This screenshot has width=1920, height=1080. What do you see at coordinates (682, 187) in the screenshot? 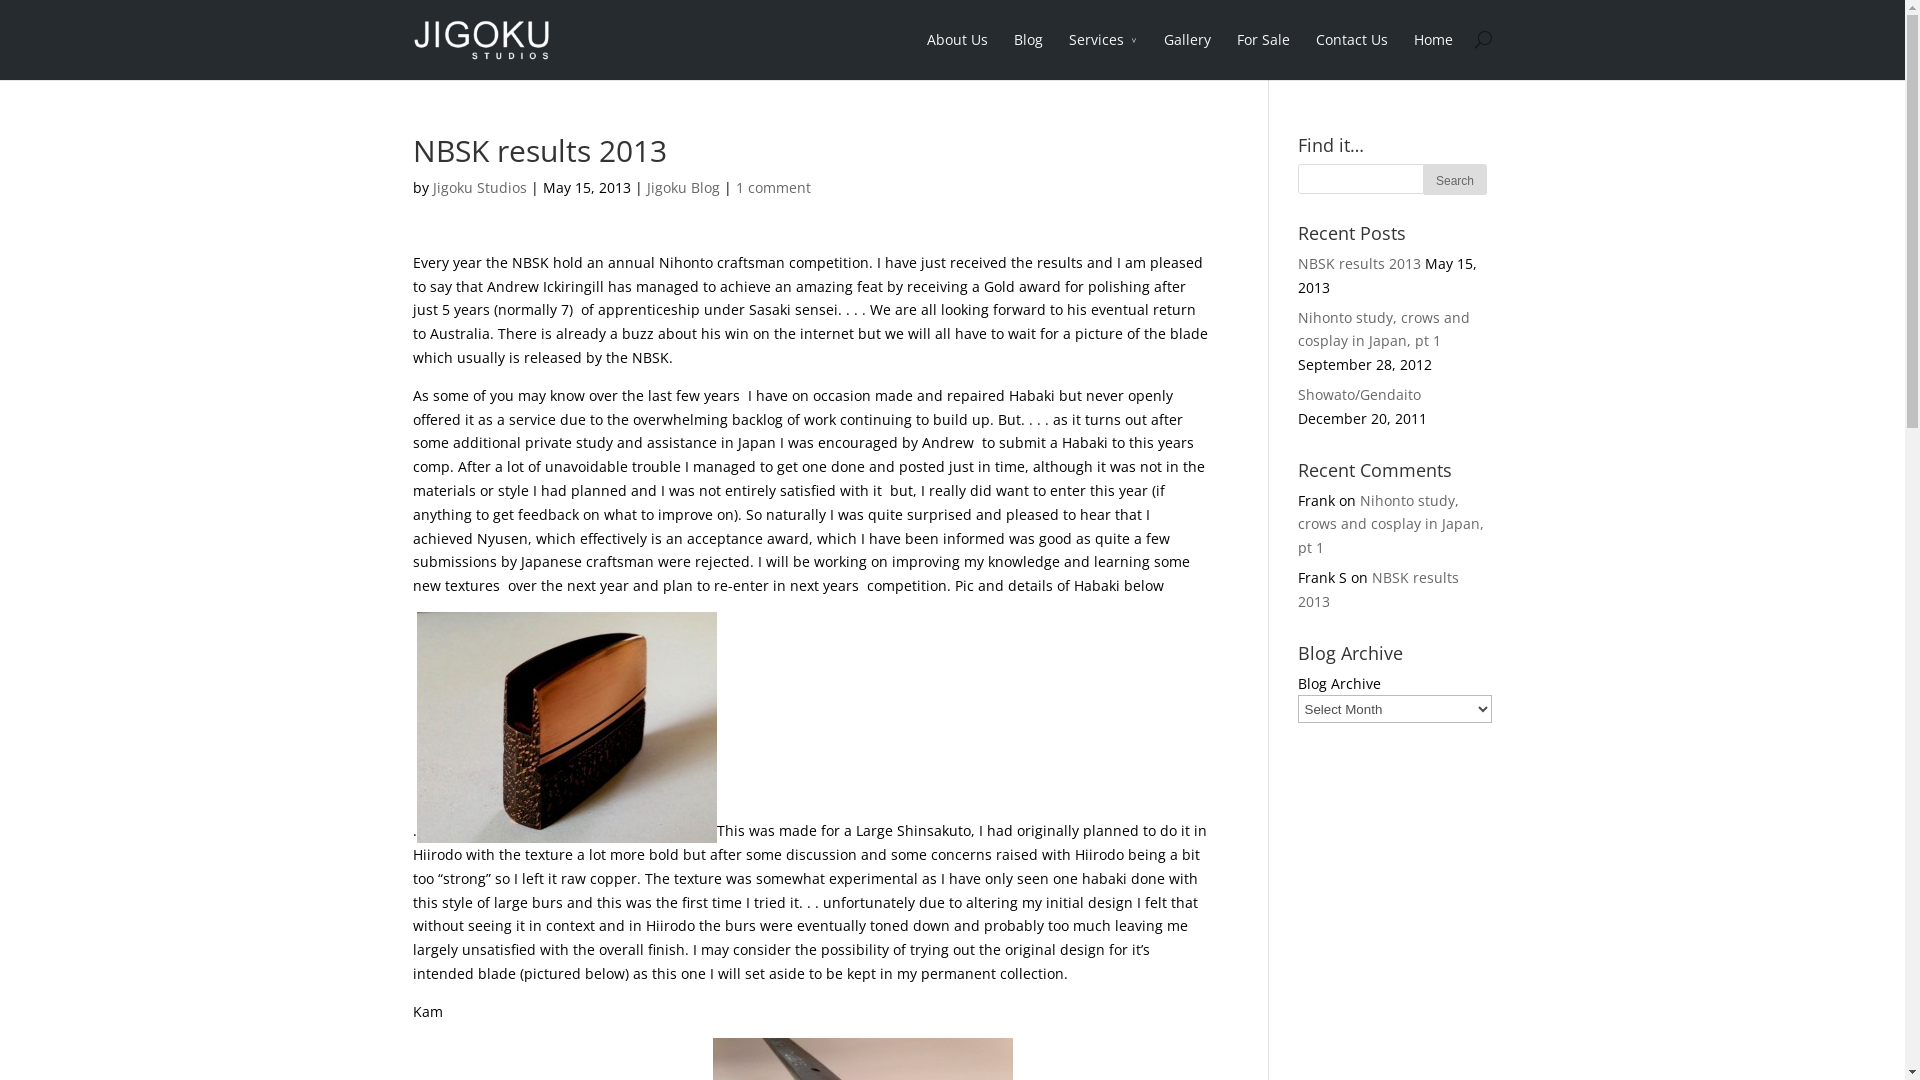
I see `'Jigoku Blog'` at bounding box center [682, 187].